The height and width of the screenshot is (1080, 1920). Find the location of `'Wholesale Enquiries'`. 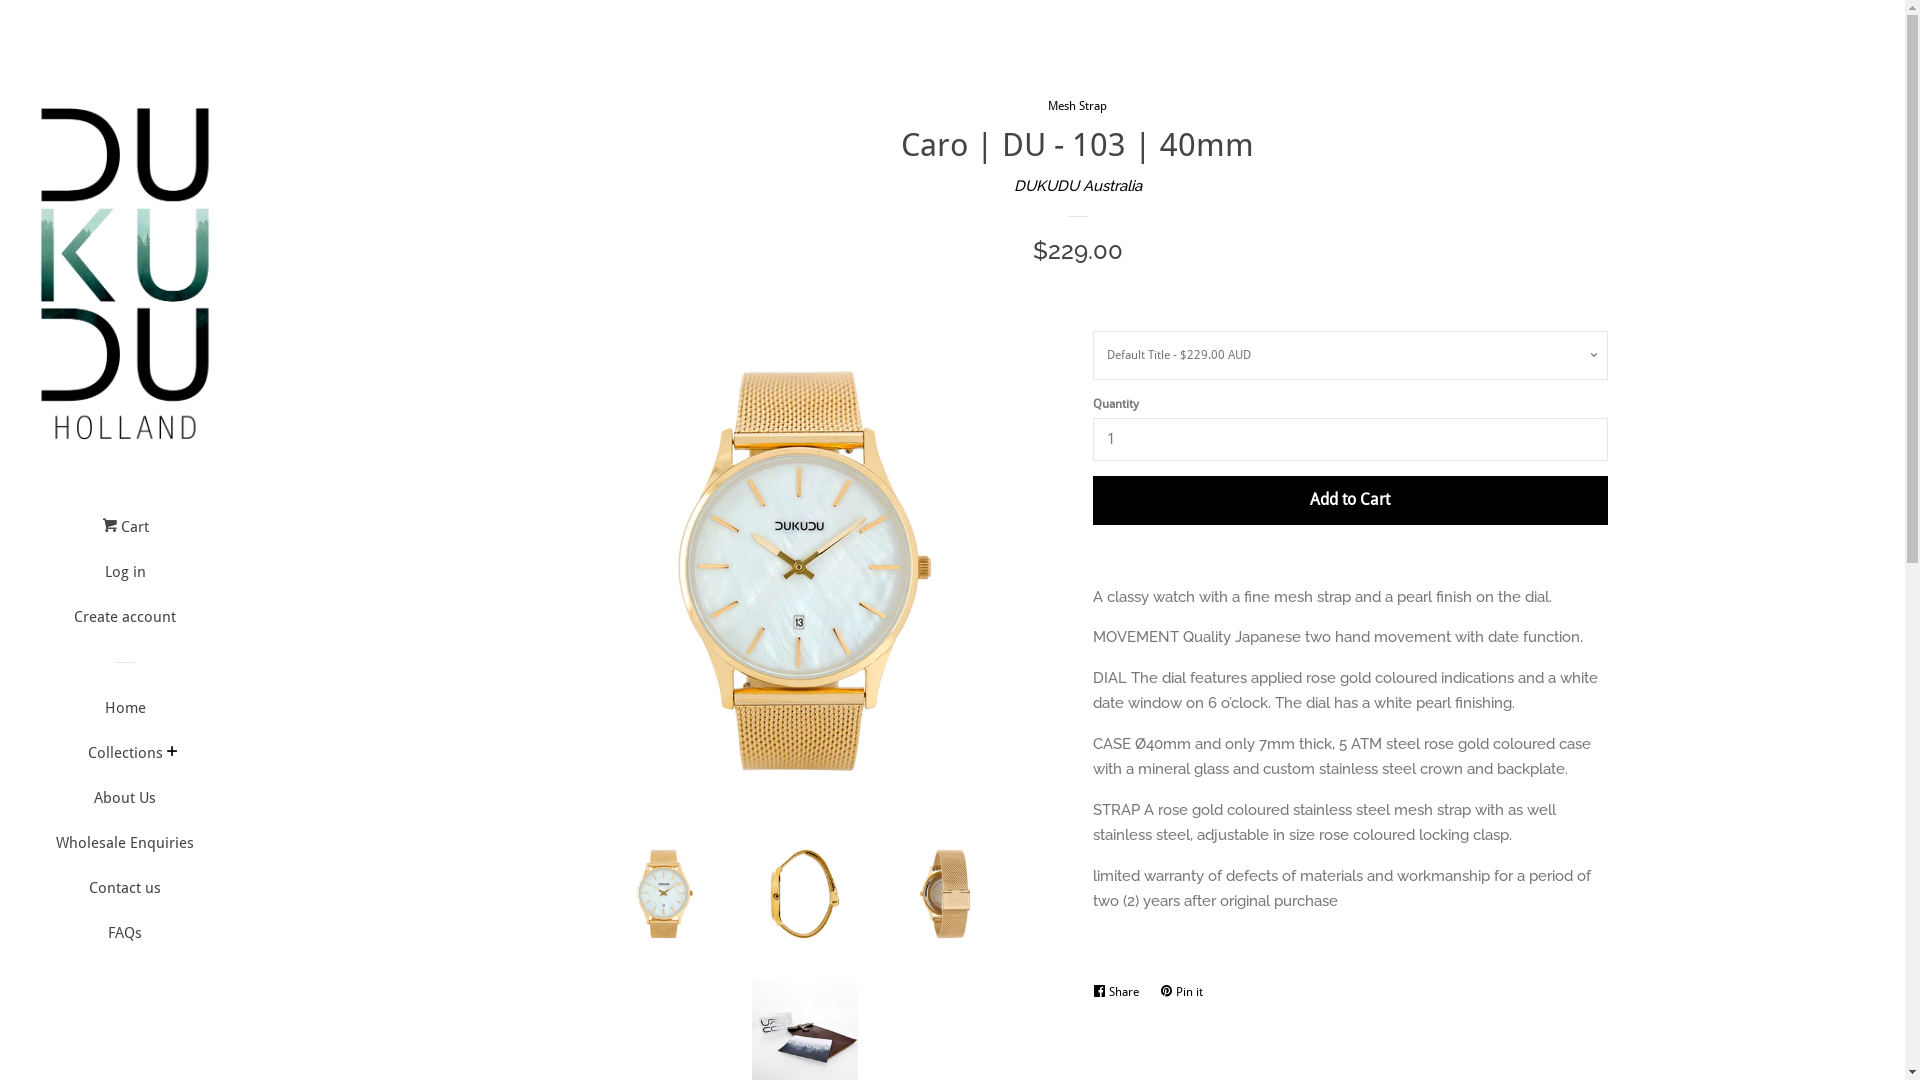

'Wholesale Enquiries' is located at coordinates (123, 850).